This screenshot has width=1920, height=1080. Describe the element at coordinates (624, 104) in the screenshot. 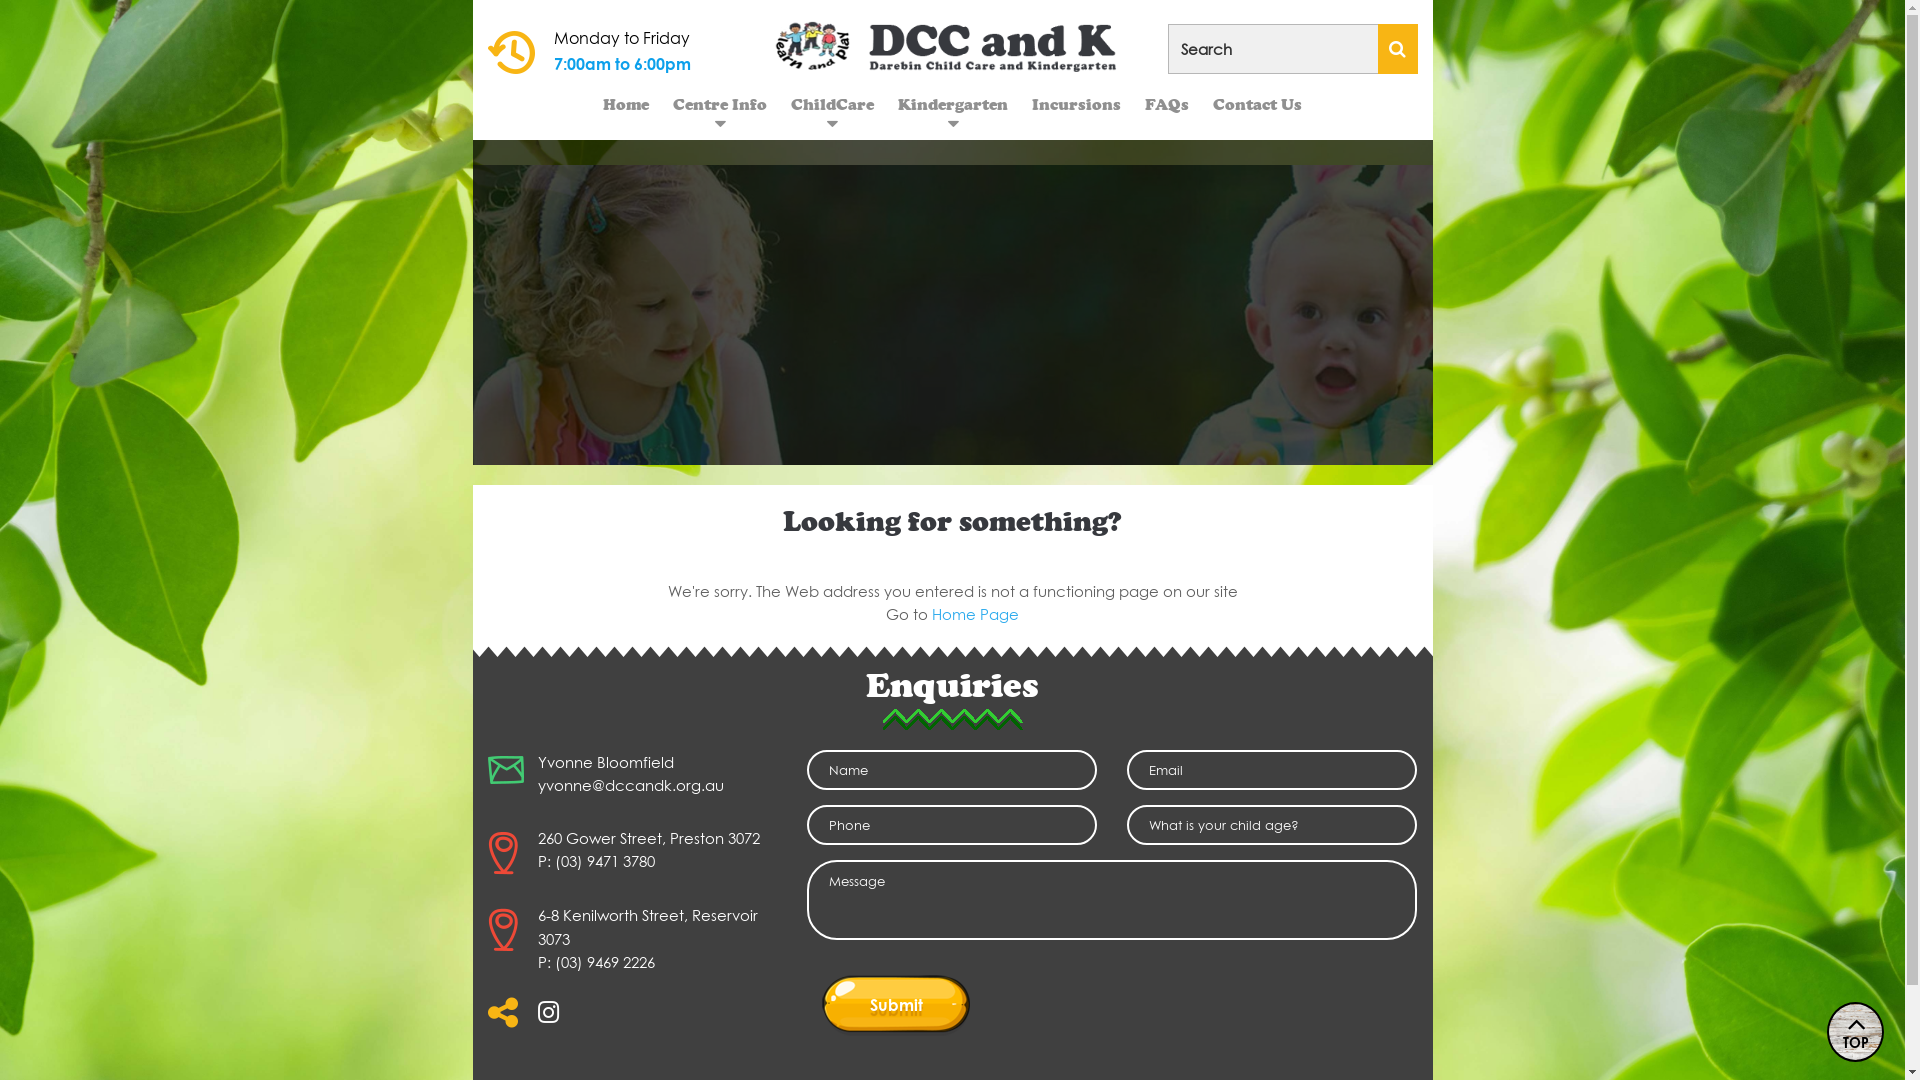

I see `'Home'` at that location.